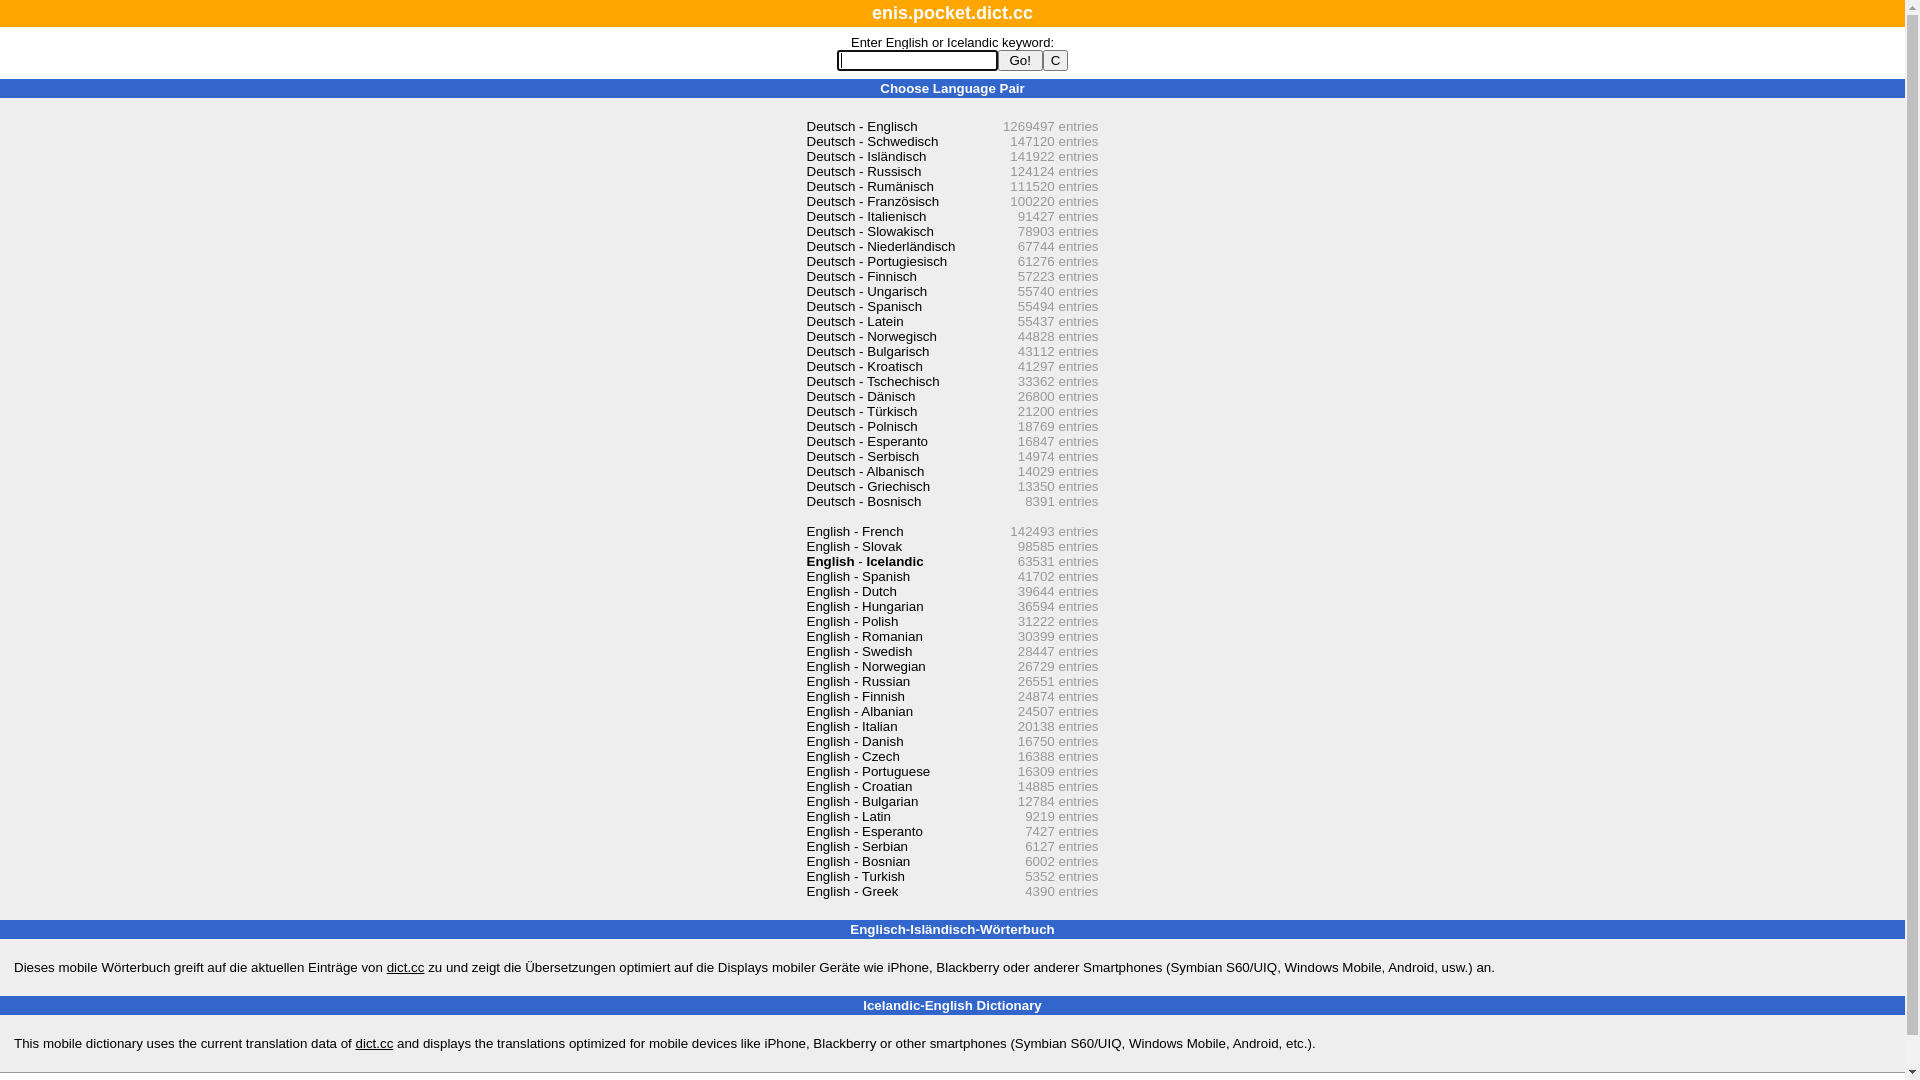  I want to click on 'English - Norwegian', so click(865, 666).